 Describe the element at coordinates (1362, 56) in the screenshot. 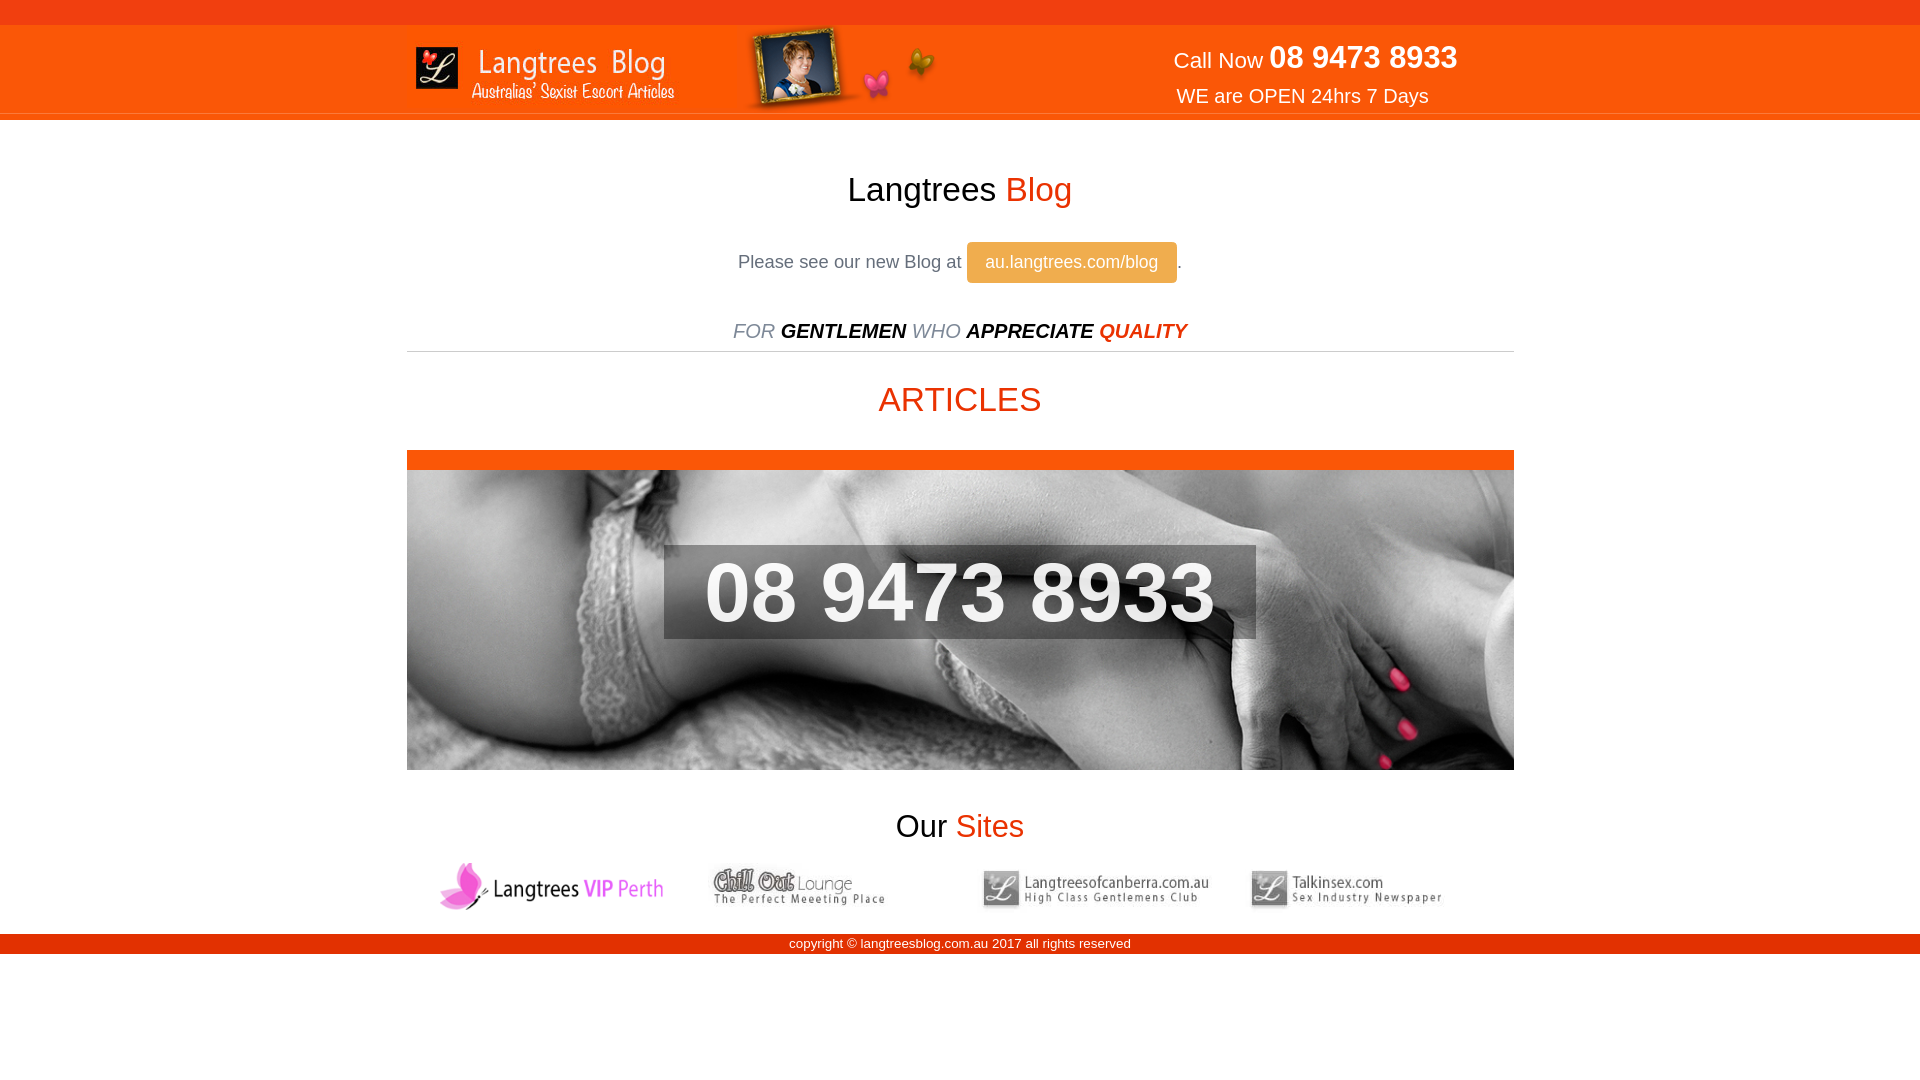

I see `'08 9473 8933'` at that location.